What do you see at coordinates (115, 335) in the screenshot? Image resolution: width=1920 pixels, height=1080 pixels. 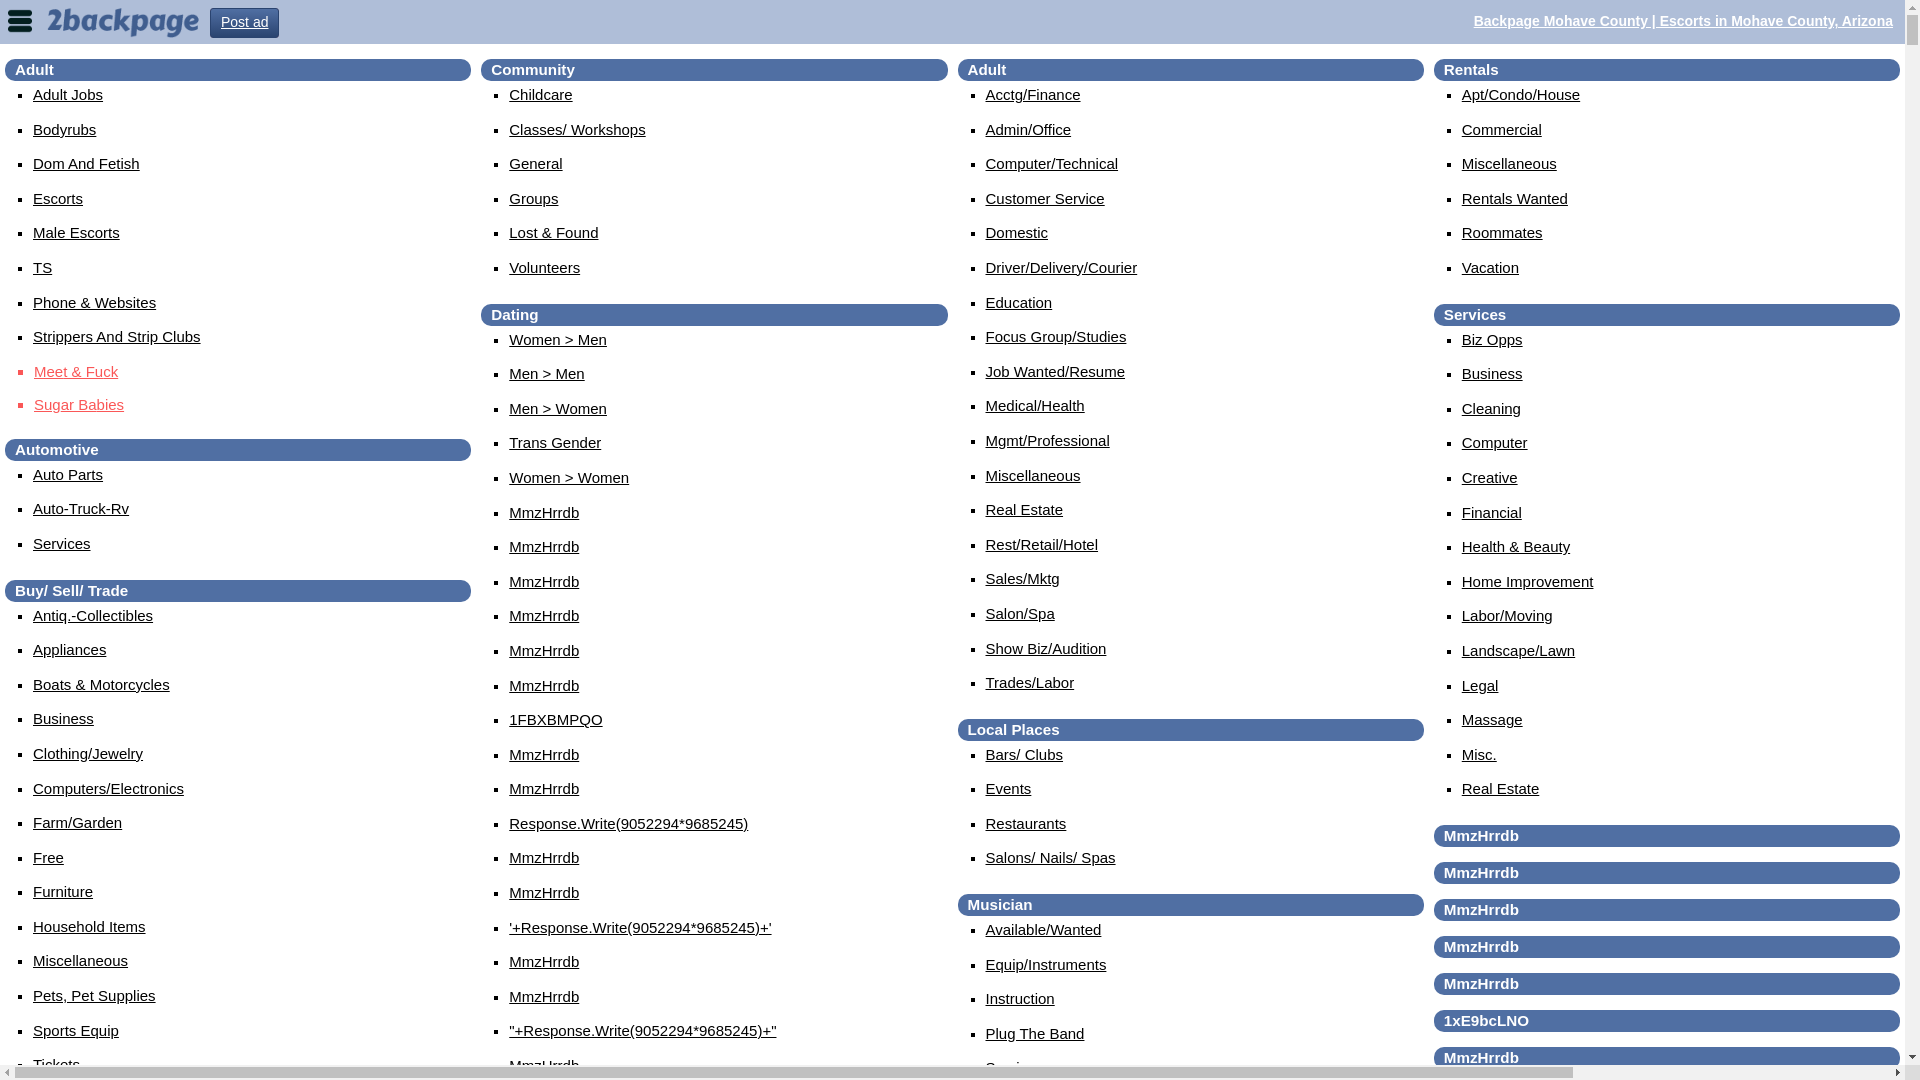 I see `'Strippers And Strip Clubs'` at bounding box center [115, 335].